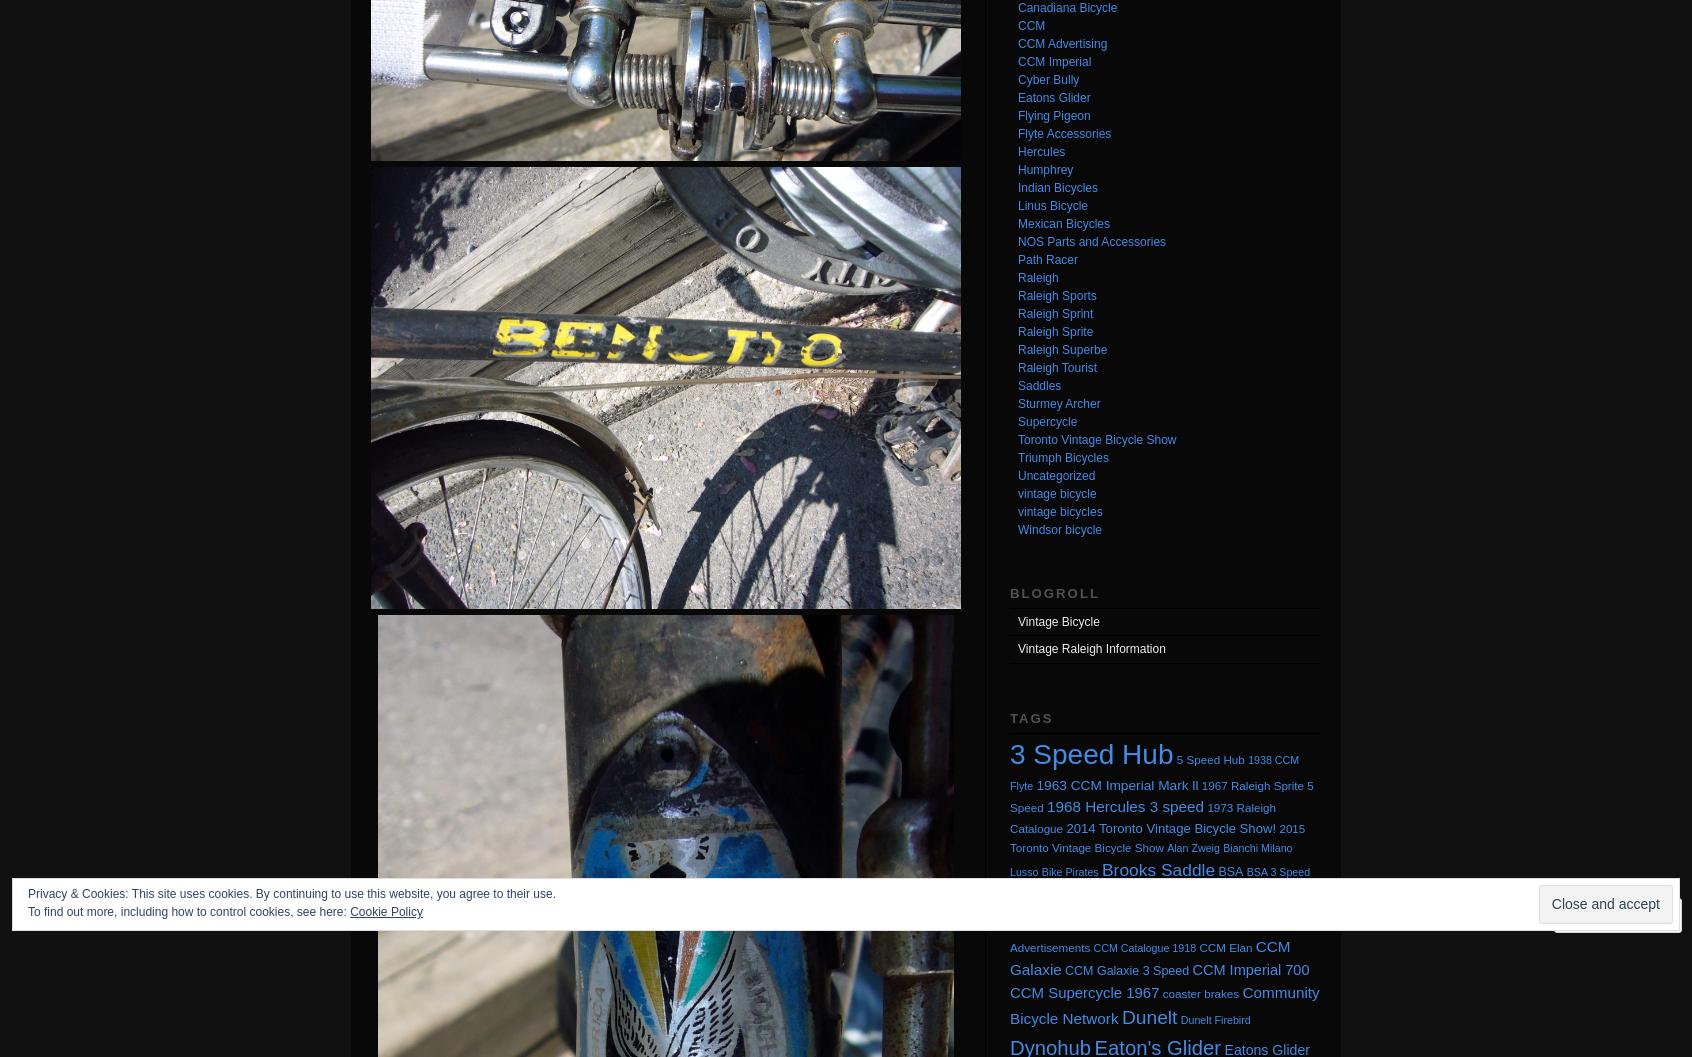  Describe the element at coordinates (1060, 528) in the screenshot. I see `'Windsor bicycle'` at that location.